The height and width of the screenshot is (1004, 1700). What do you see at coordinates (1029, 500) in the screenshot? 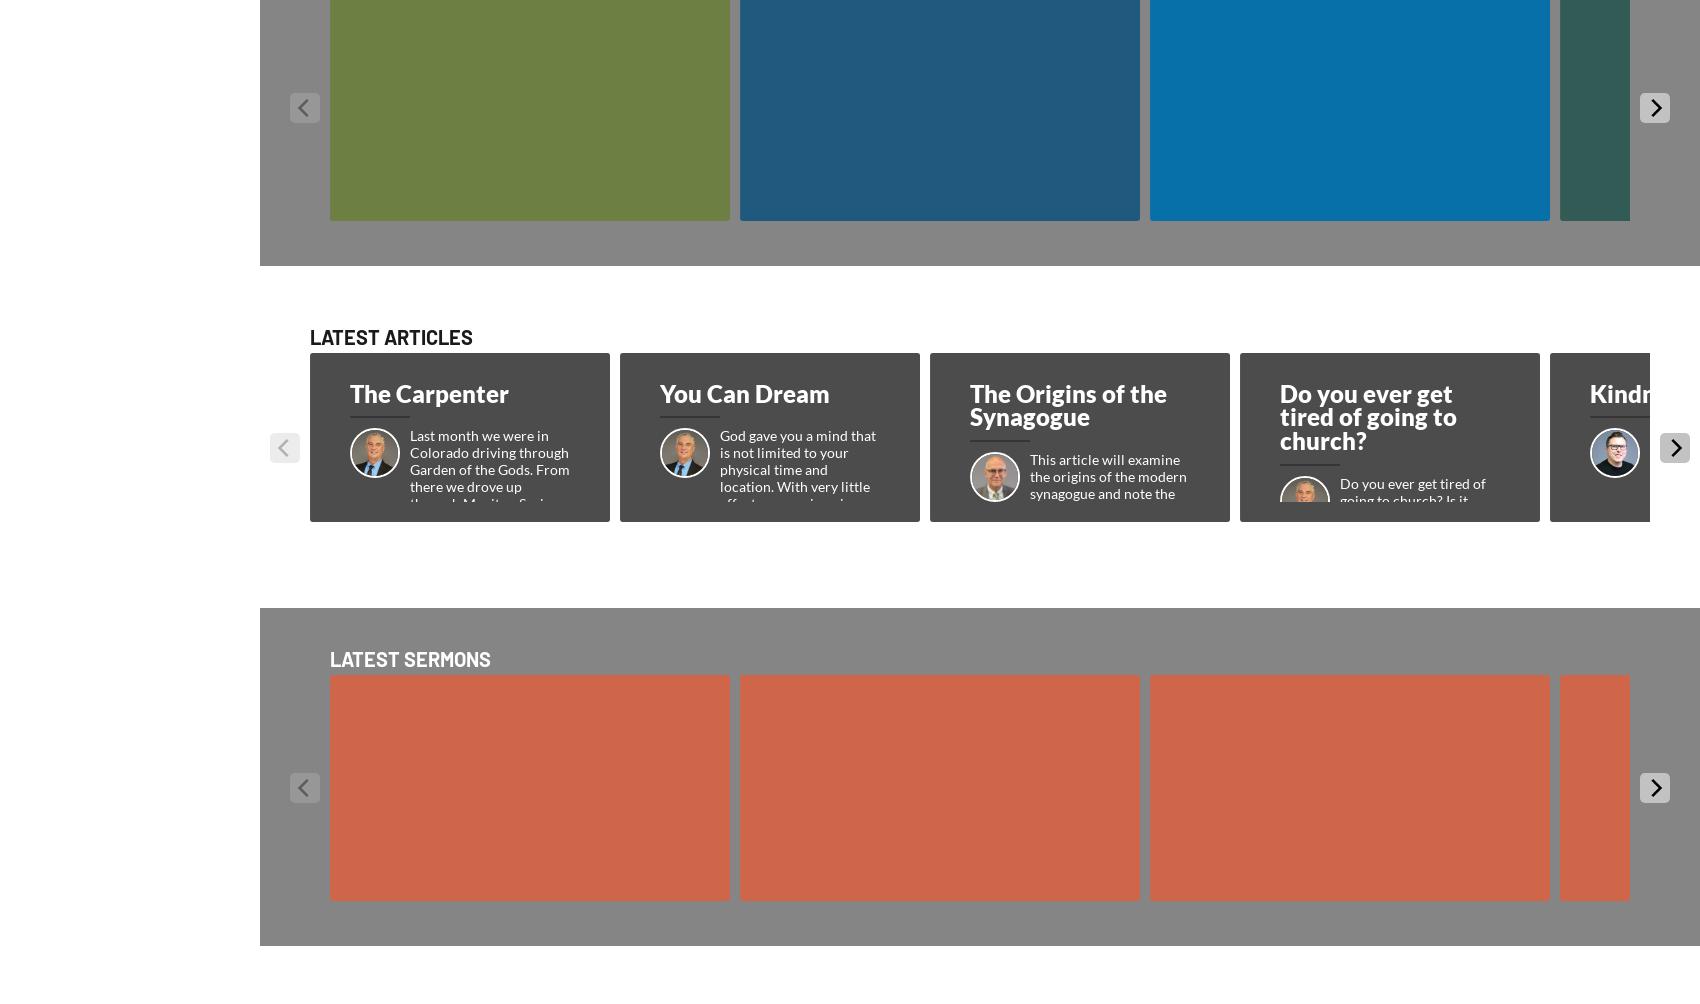
I see `'This article will examine the origins of the modern synagogue and note the developments that ultimately forged this ancient Jewish entity.'` at bounding box center [1029, 500].